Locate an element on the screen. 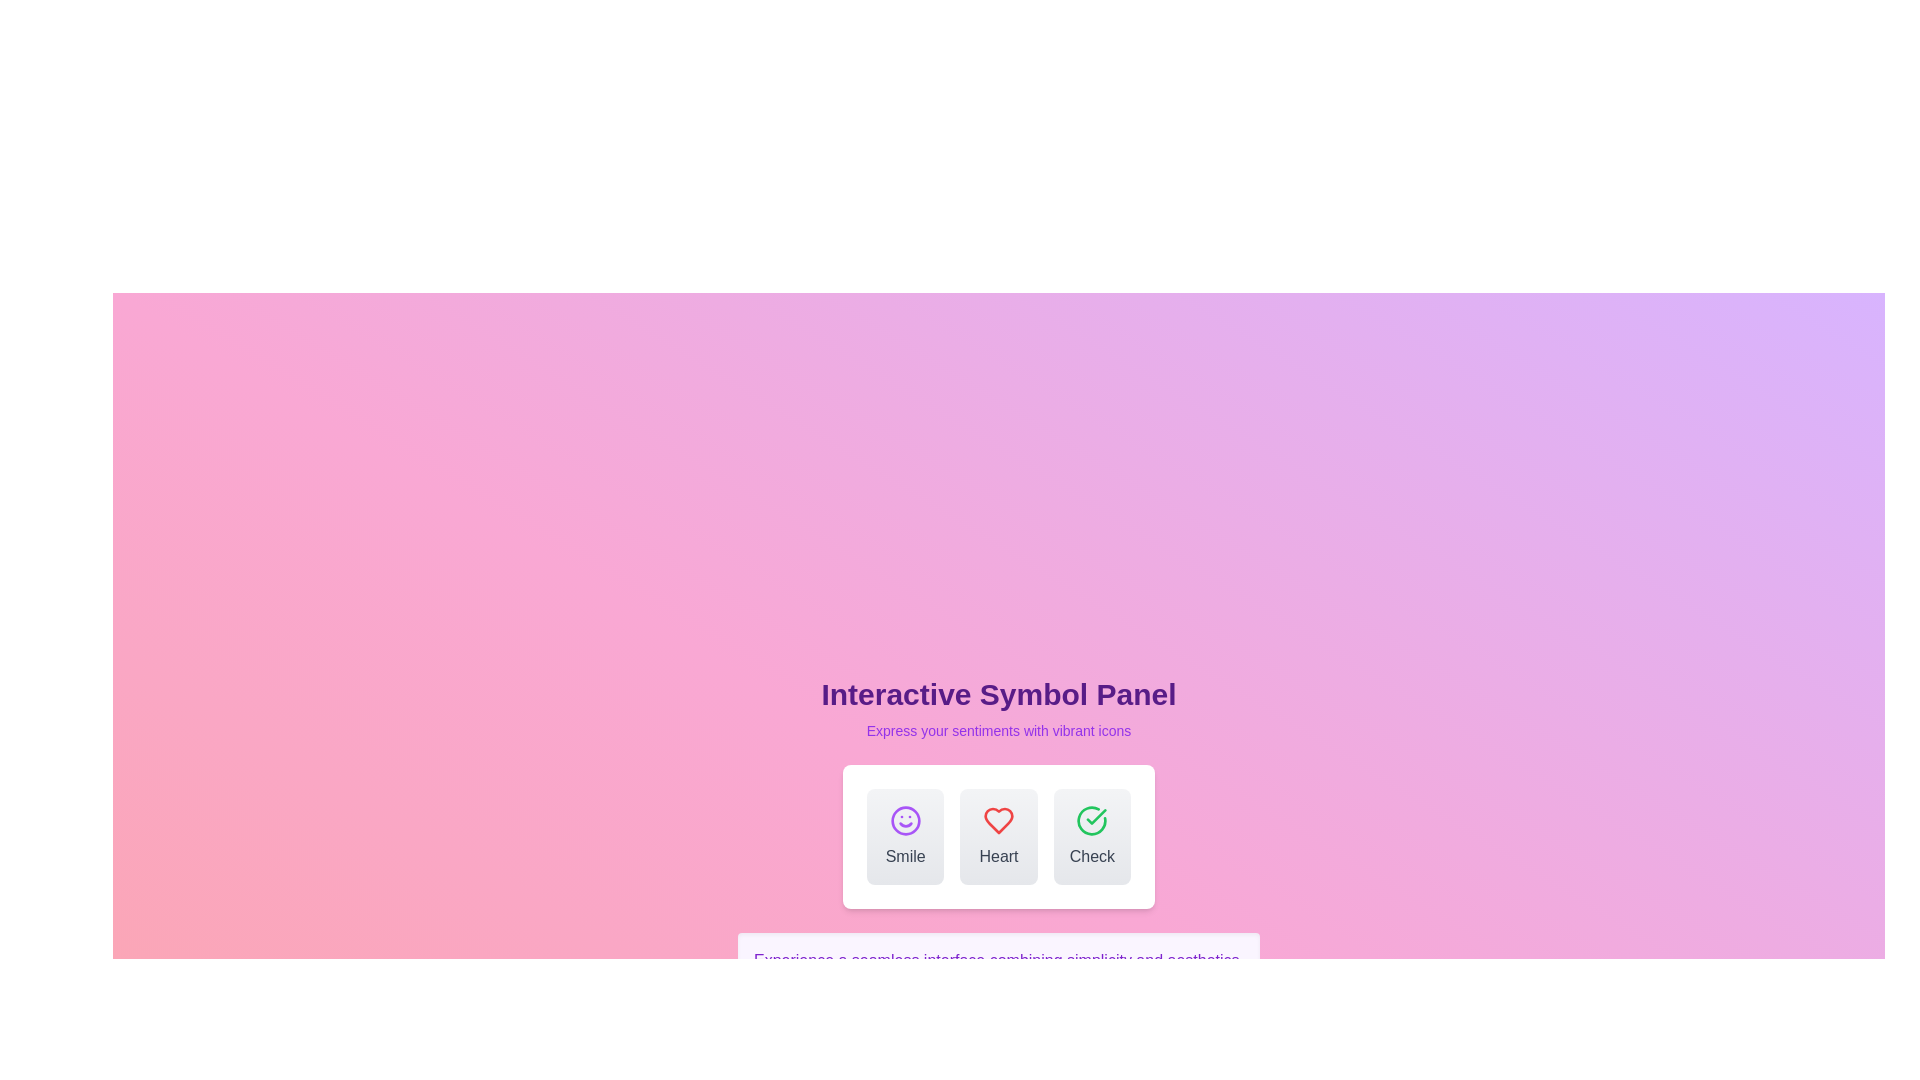 The width and height of the screenshot is (1920, 1080). text label 'Interactive Symbol Panel' which is a bold, large purple font element located at the top center of the panel, above the subheading is located at coordinates (998, 693).